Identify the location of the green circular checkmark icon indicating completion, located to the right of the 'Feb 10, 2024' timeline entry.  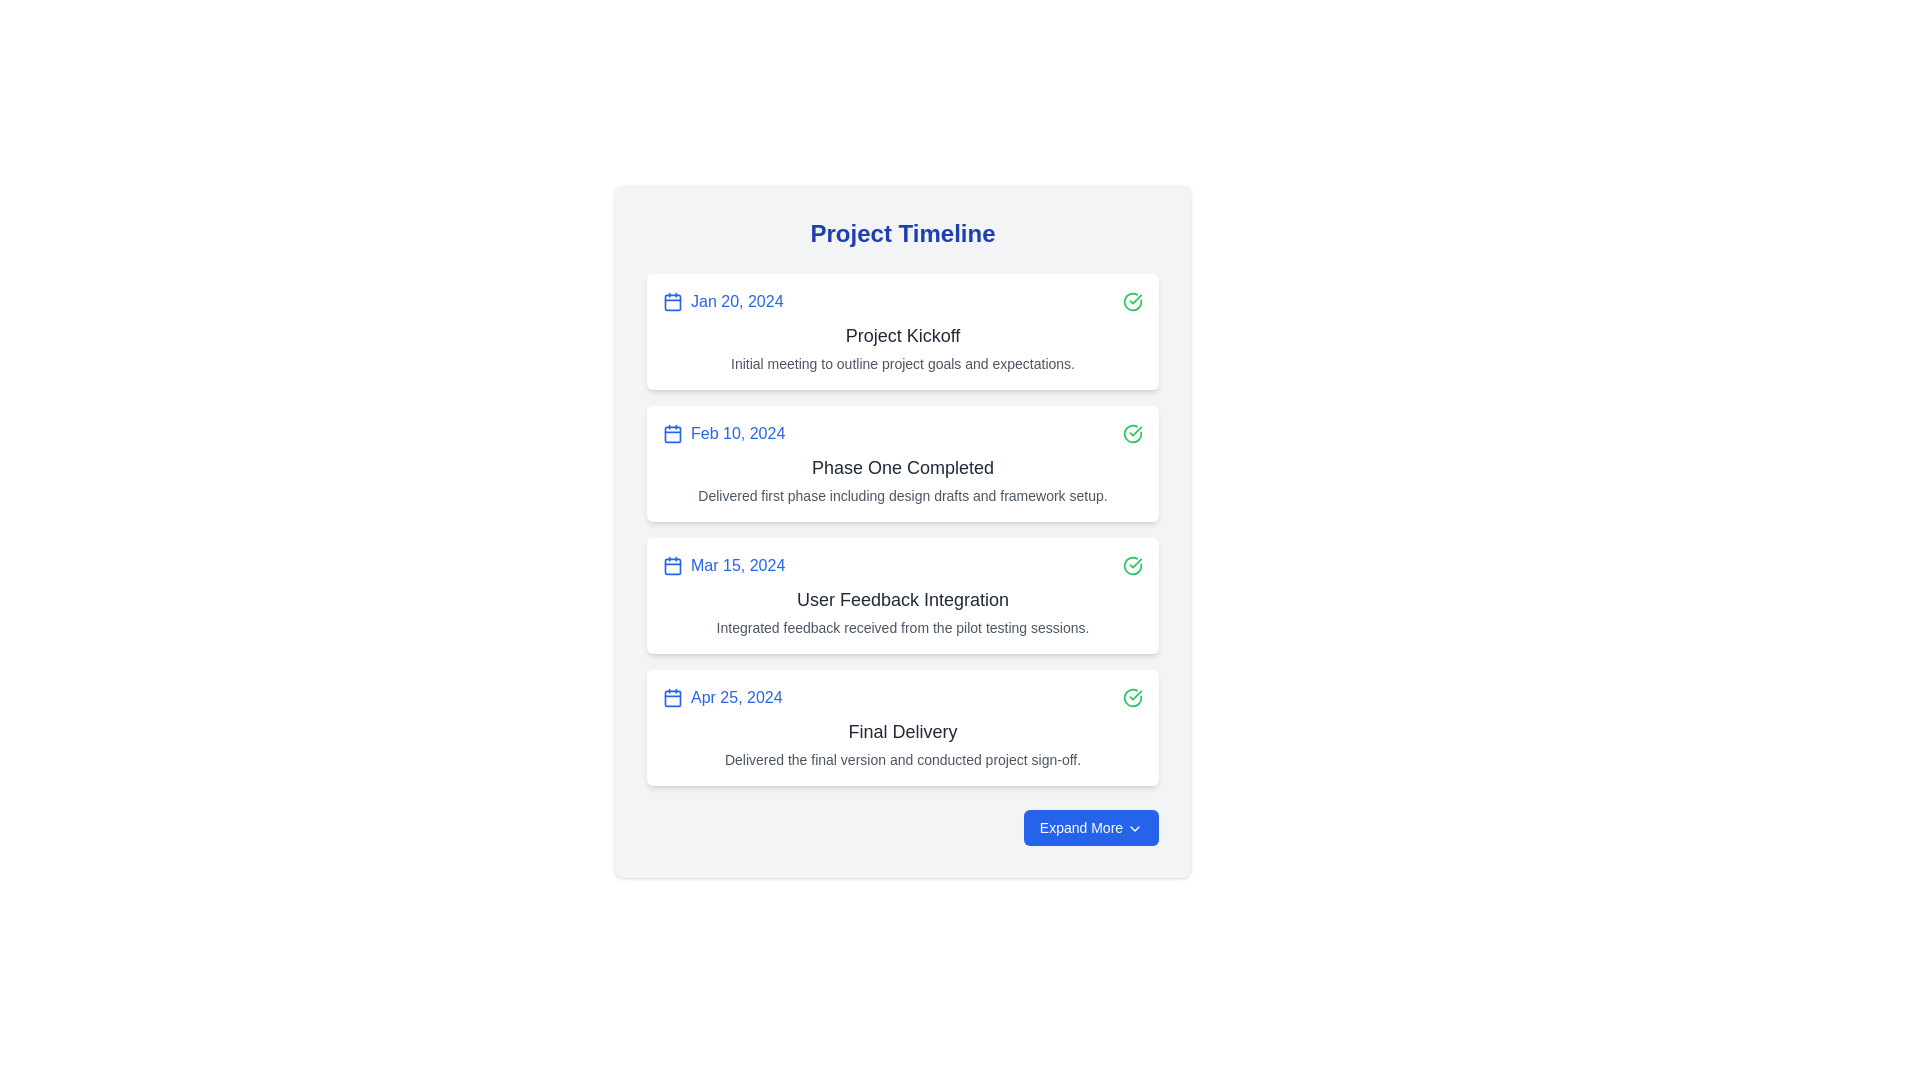
(1132, 433).